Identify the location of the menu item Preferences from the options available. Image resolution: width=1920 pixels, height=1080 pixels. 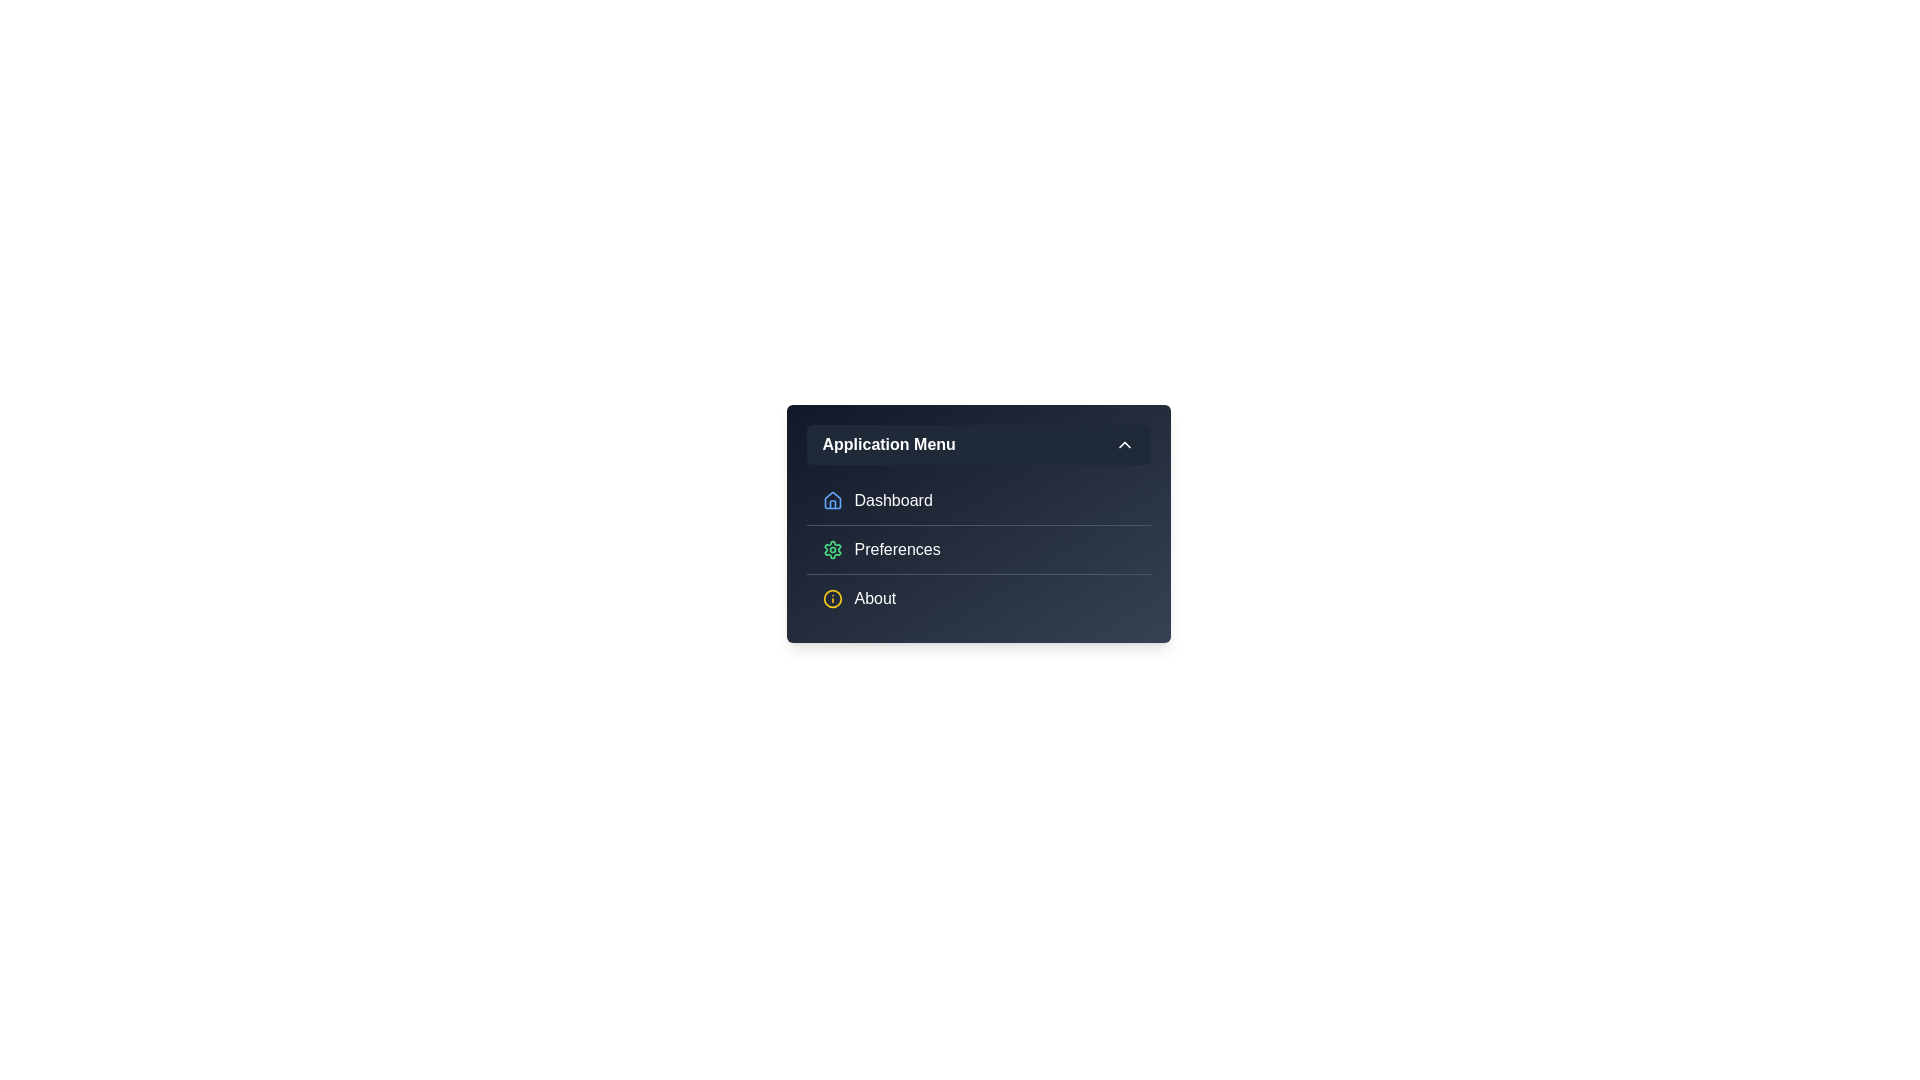
(978, 549).